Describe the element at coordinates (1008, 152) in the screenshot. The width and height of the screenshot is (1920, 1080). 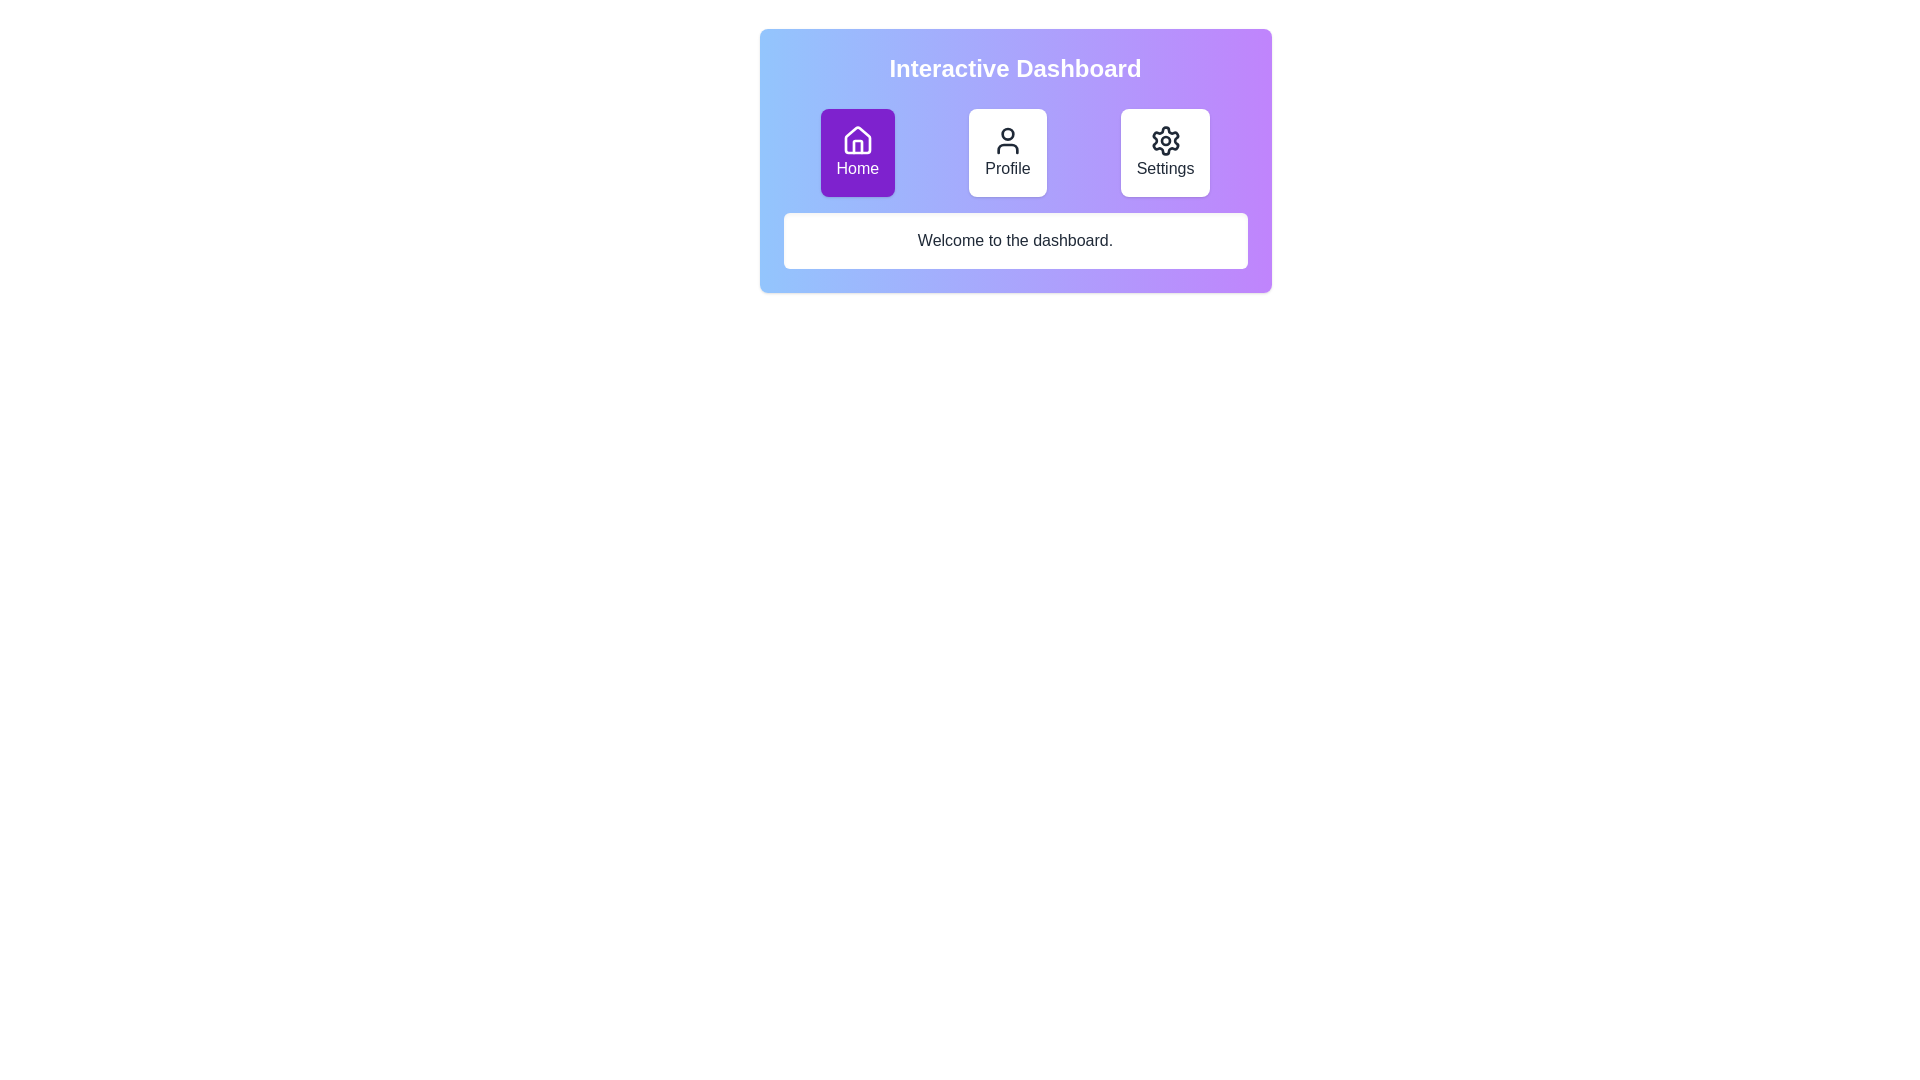
I see `the Profile button to observe its hover effect` at that location.